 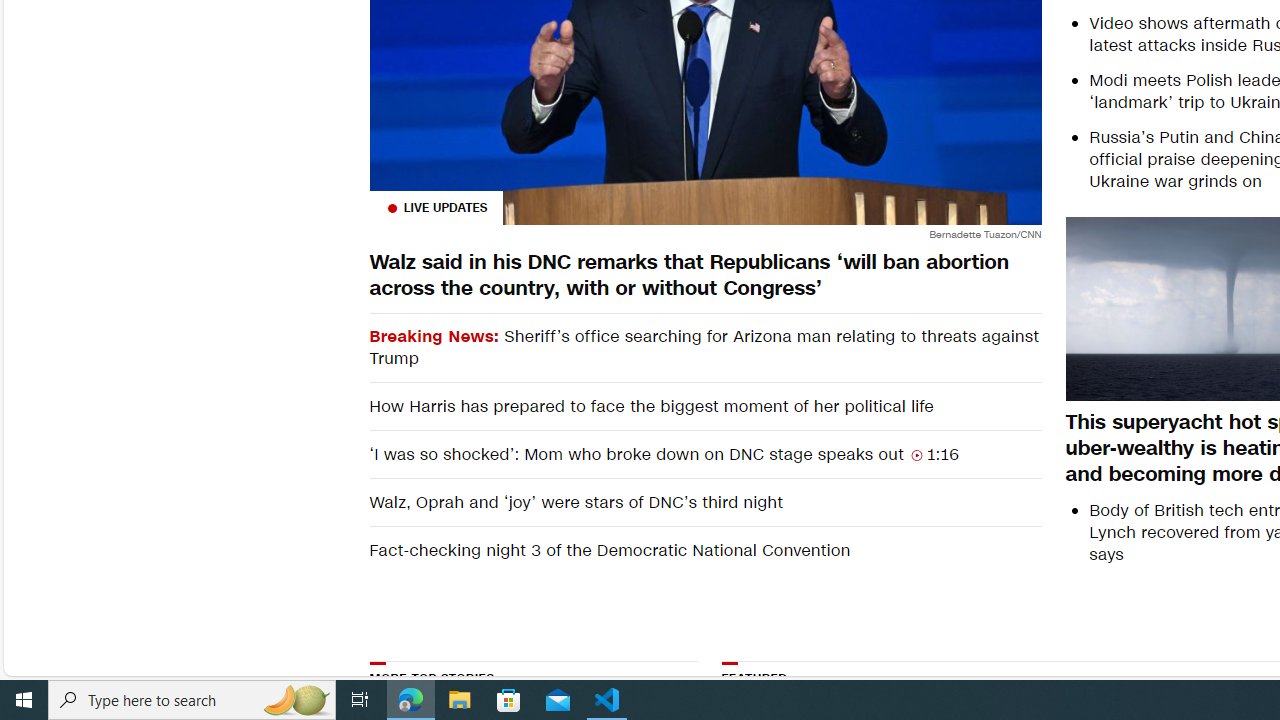 I want to click on 'Visual Studio Code - 1 running window', so click(x=606, y=698).